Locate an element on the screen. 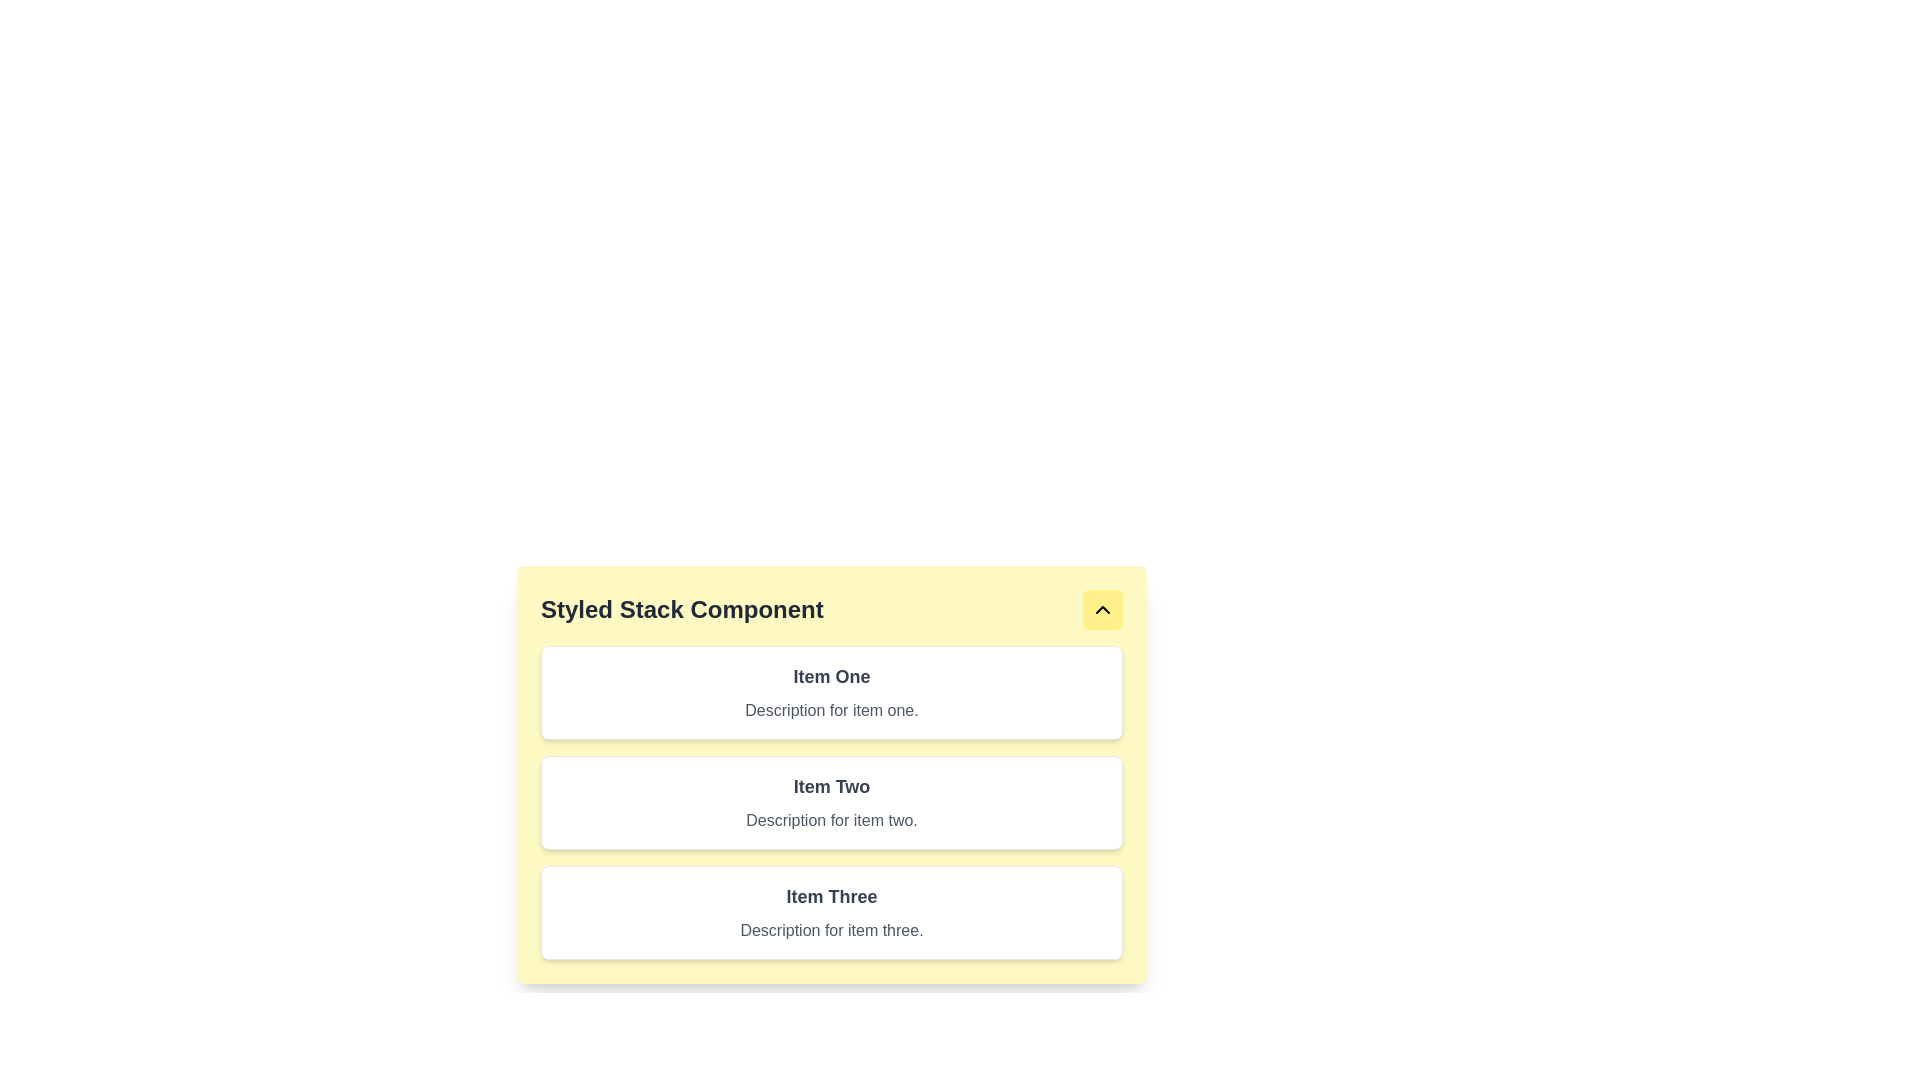 The width and height of the screenshot is (1920, 1080). the third card in a vertical stack, which has a white background and contains the text 'Item Three' in bold and 'Description for item three' in smaller gray font is located at coordinates (831, 913).